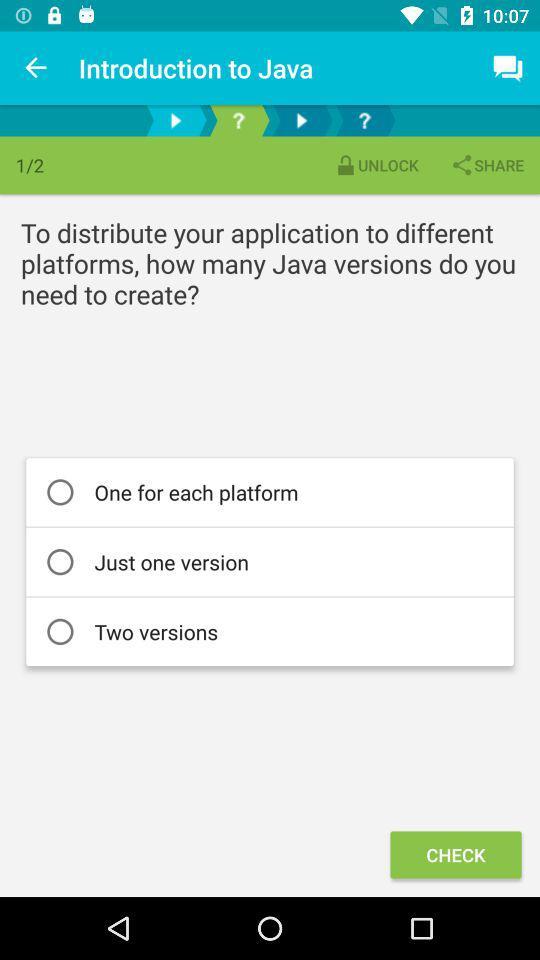  What do you see at coordinates (376, 164) in the screenshot?
I see `icon next to share item` at bounding box center [376, 164].